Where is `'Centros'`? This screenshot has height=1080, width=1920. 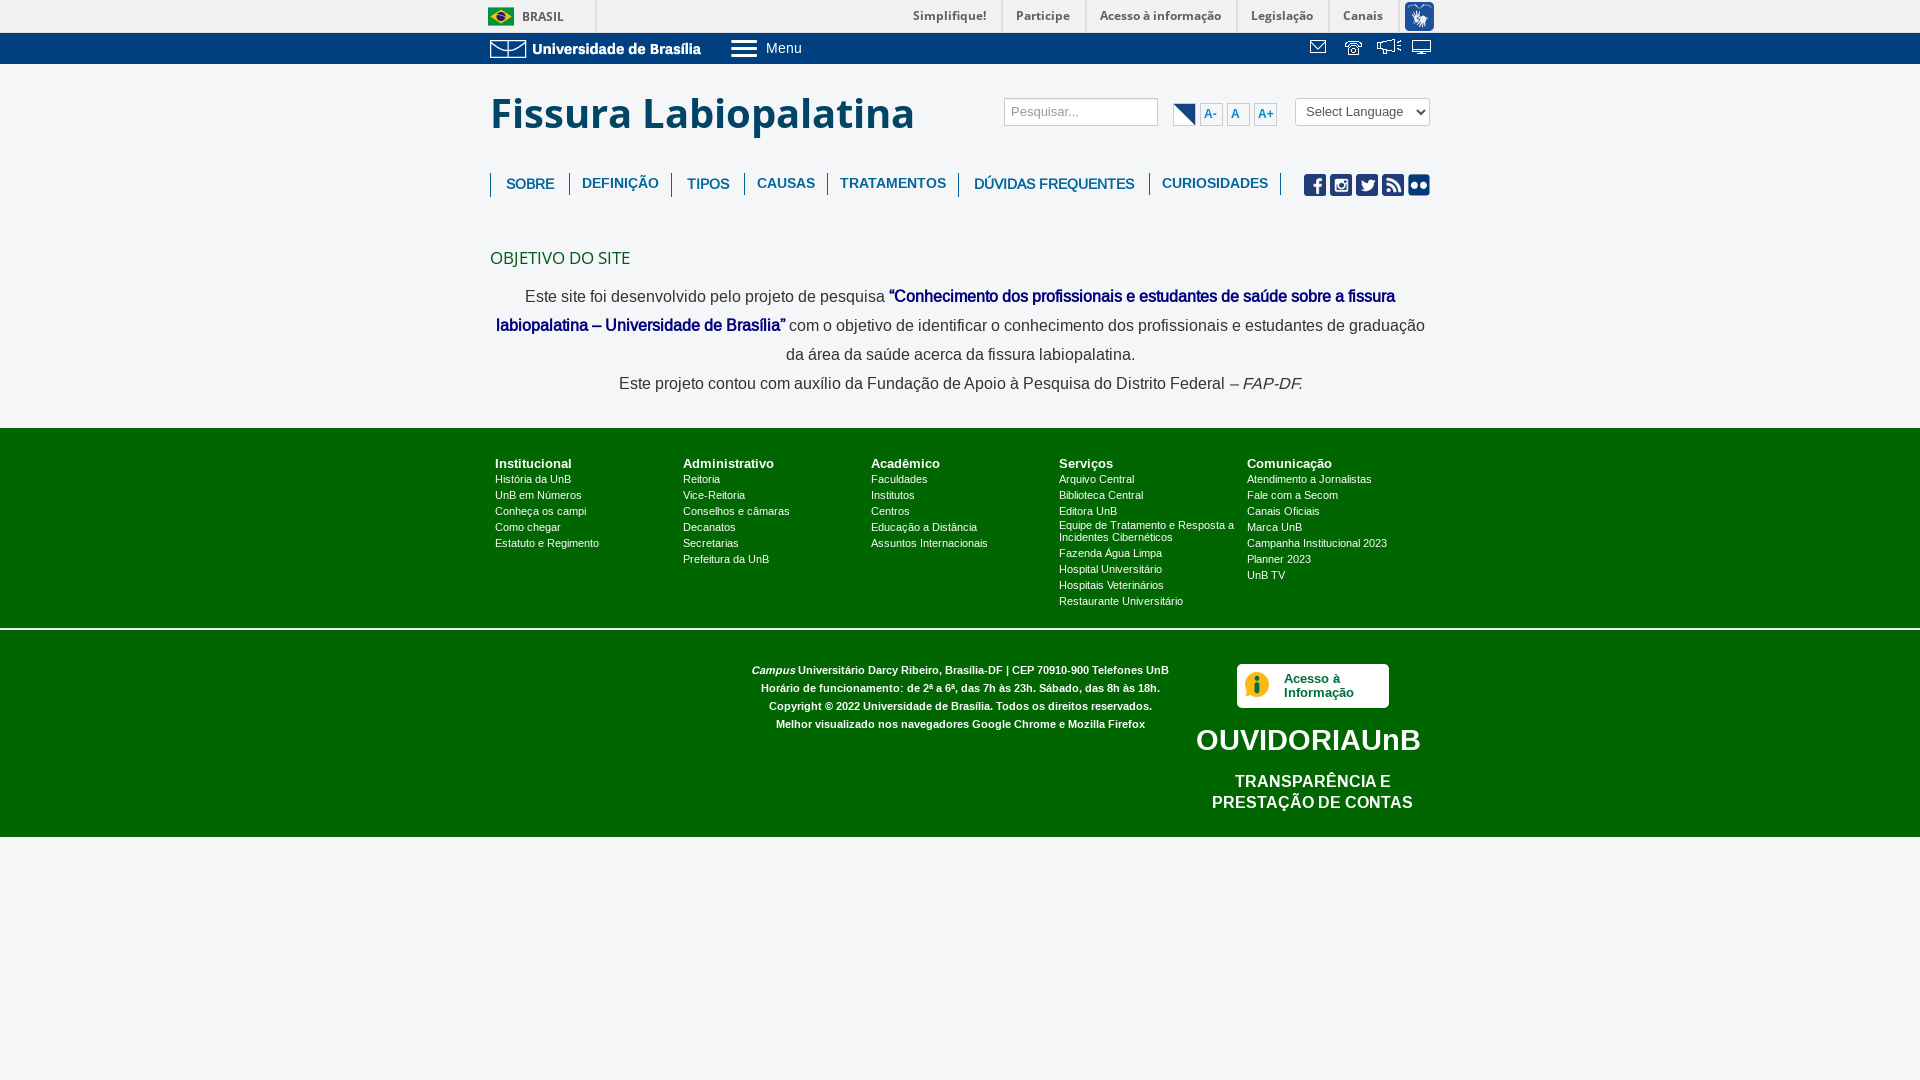 'Centros' is located at coordinates (889, 511).